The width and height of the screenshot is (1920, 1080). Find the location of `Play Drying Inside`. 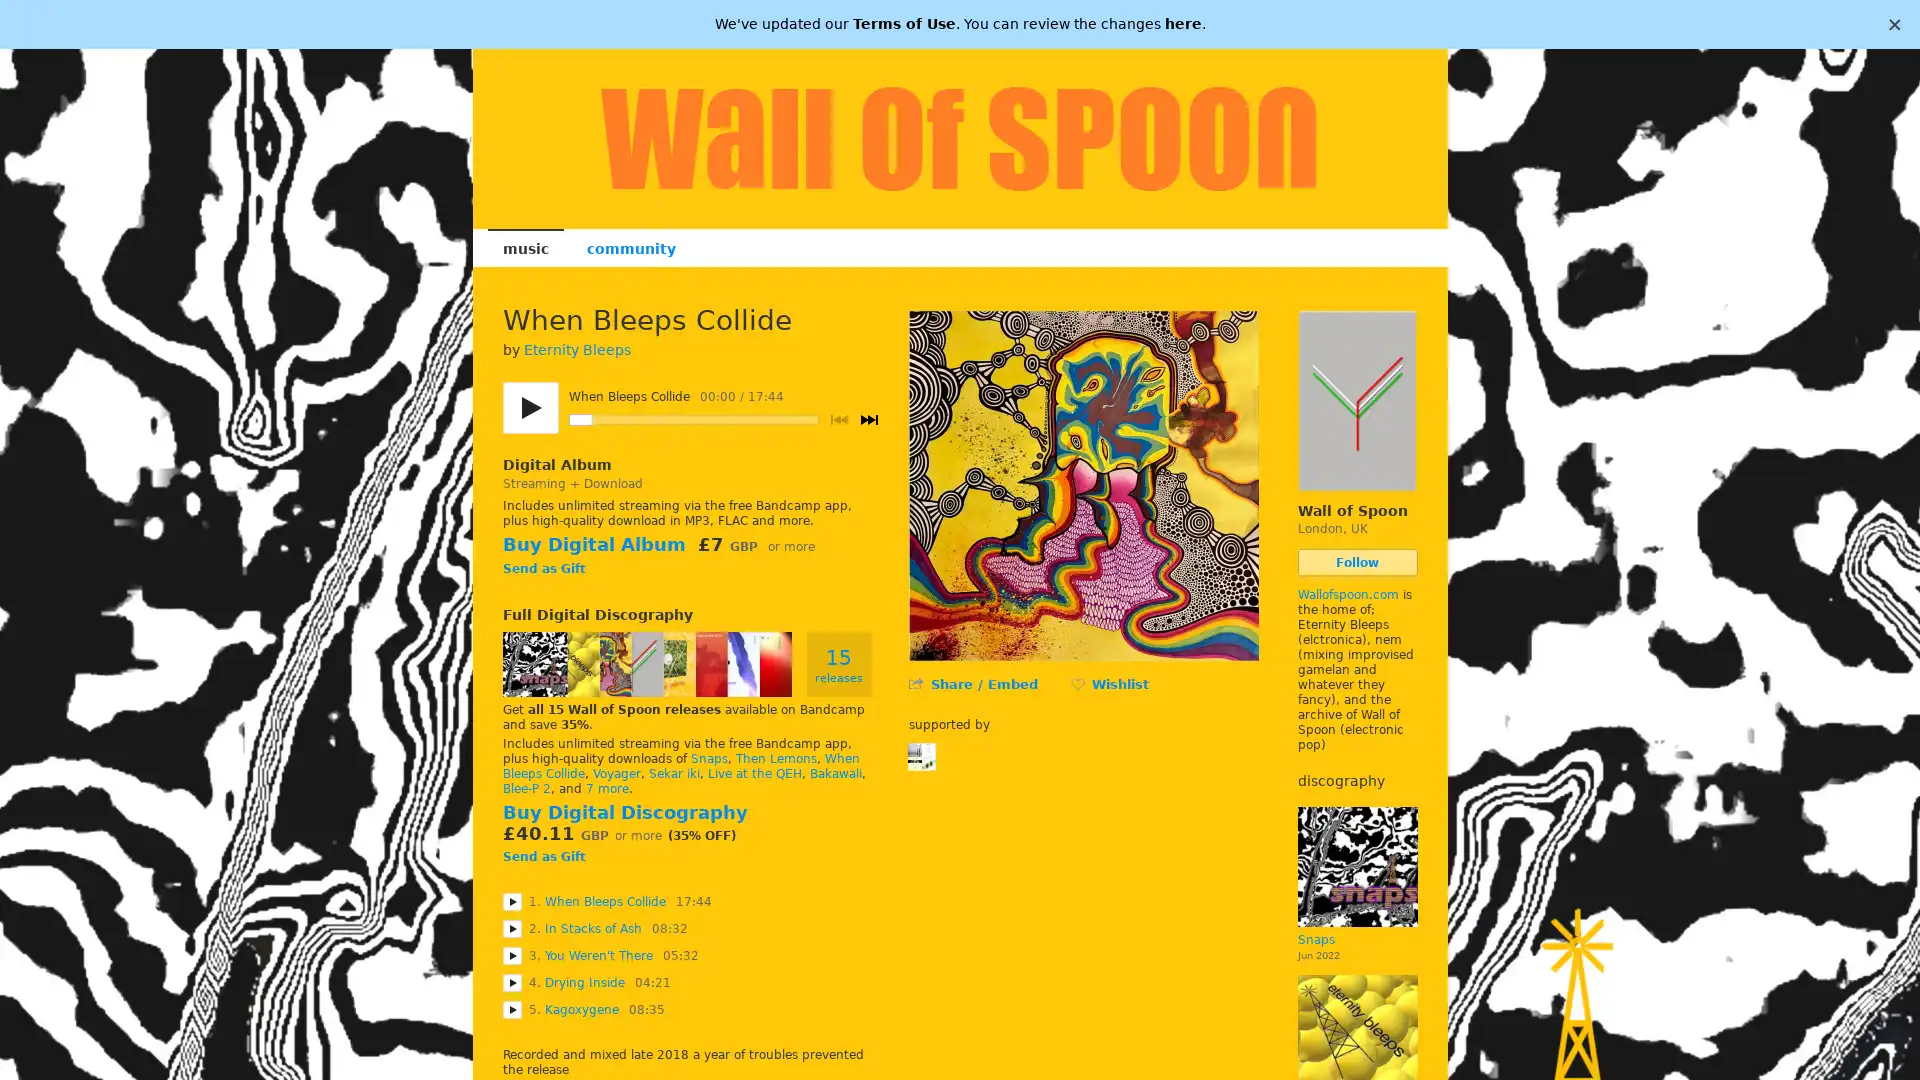

Play Drying Inside is located at coordinates (511, 981).